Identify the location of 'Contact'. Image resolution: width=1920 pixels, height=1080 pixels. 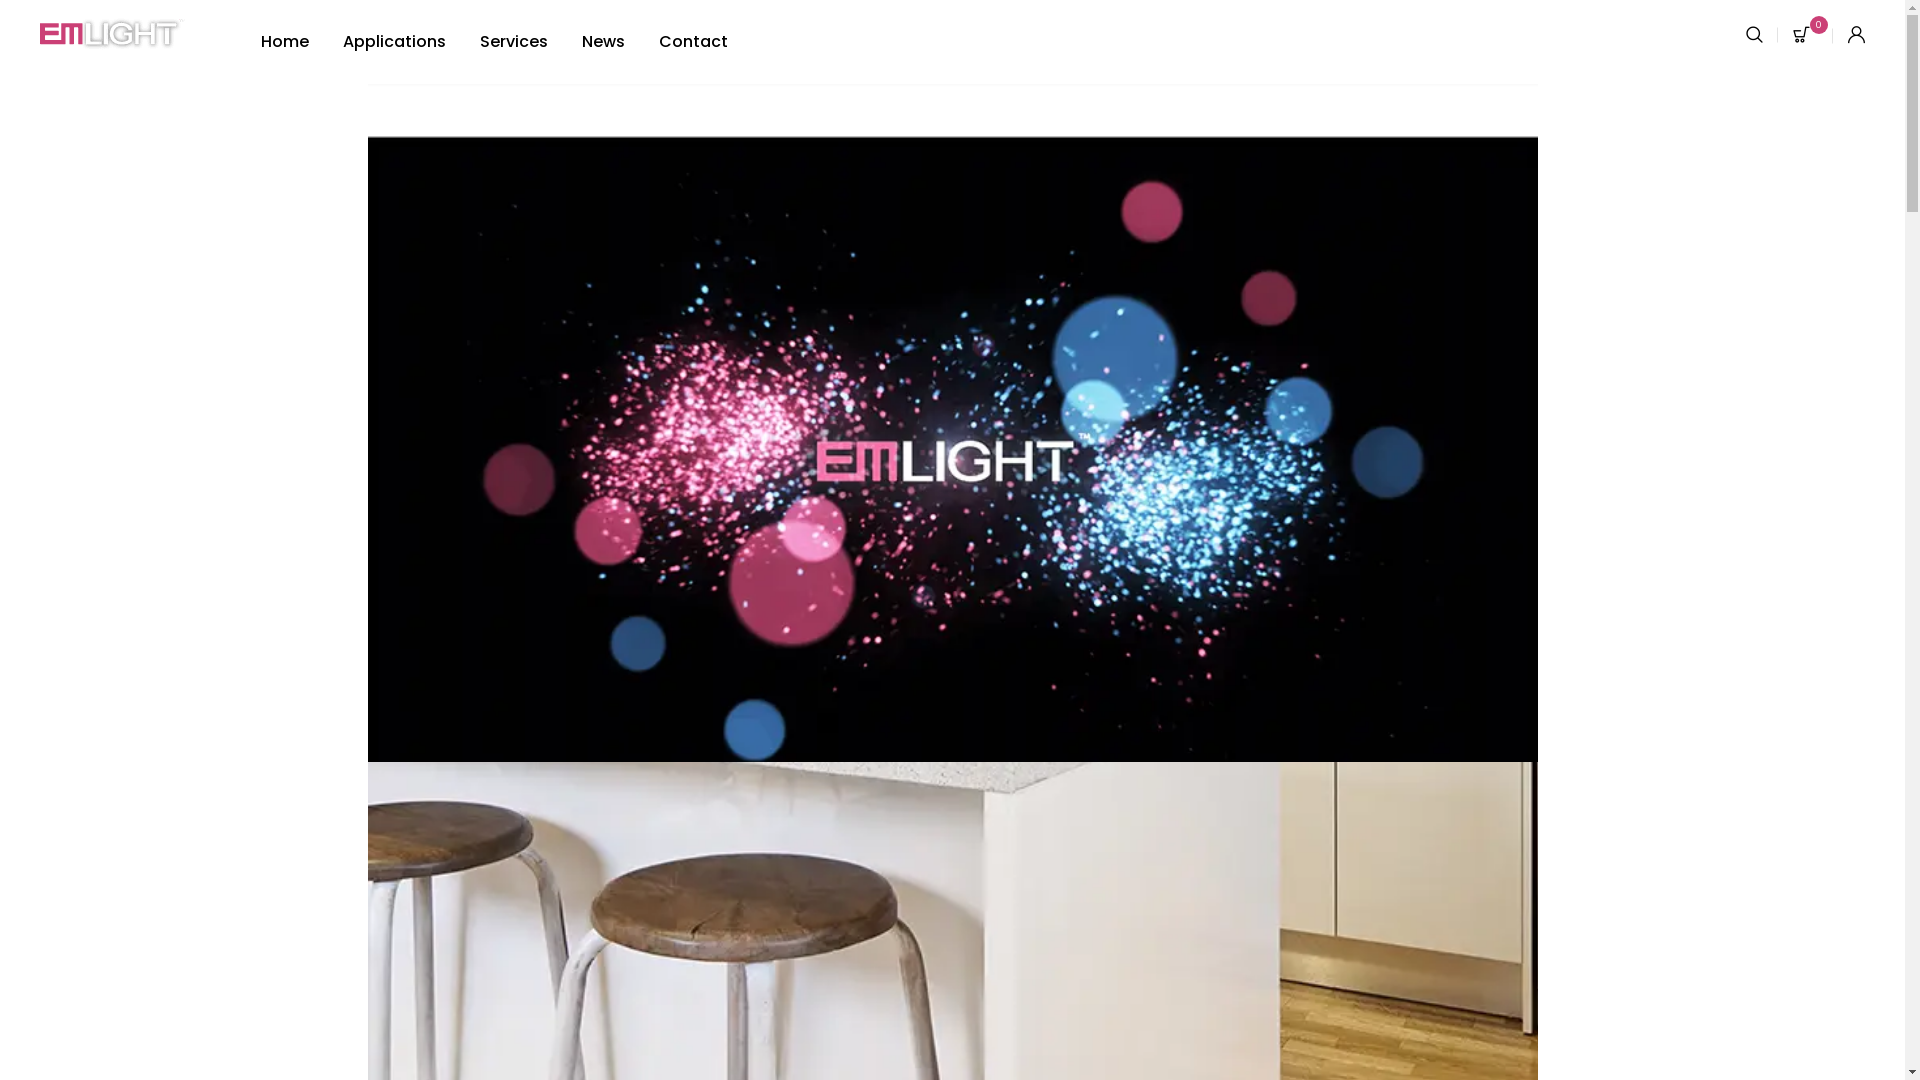
(693, 42).